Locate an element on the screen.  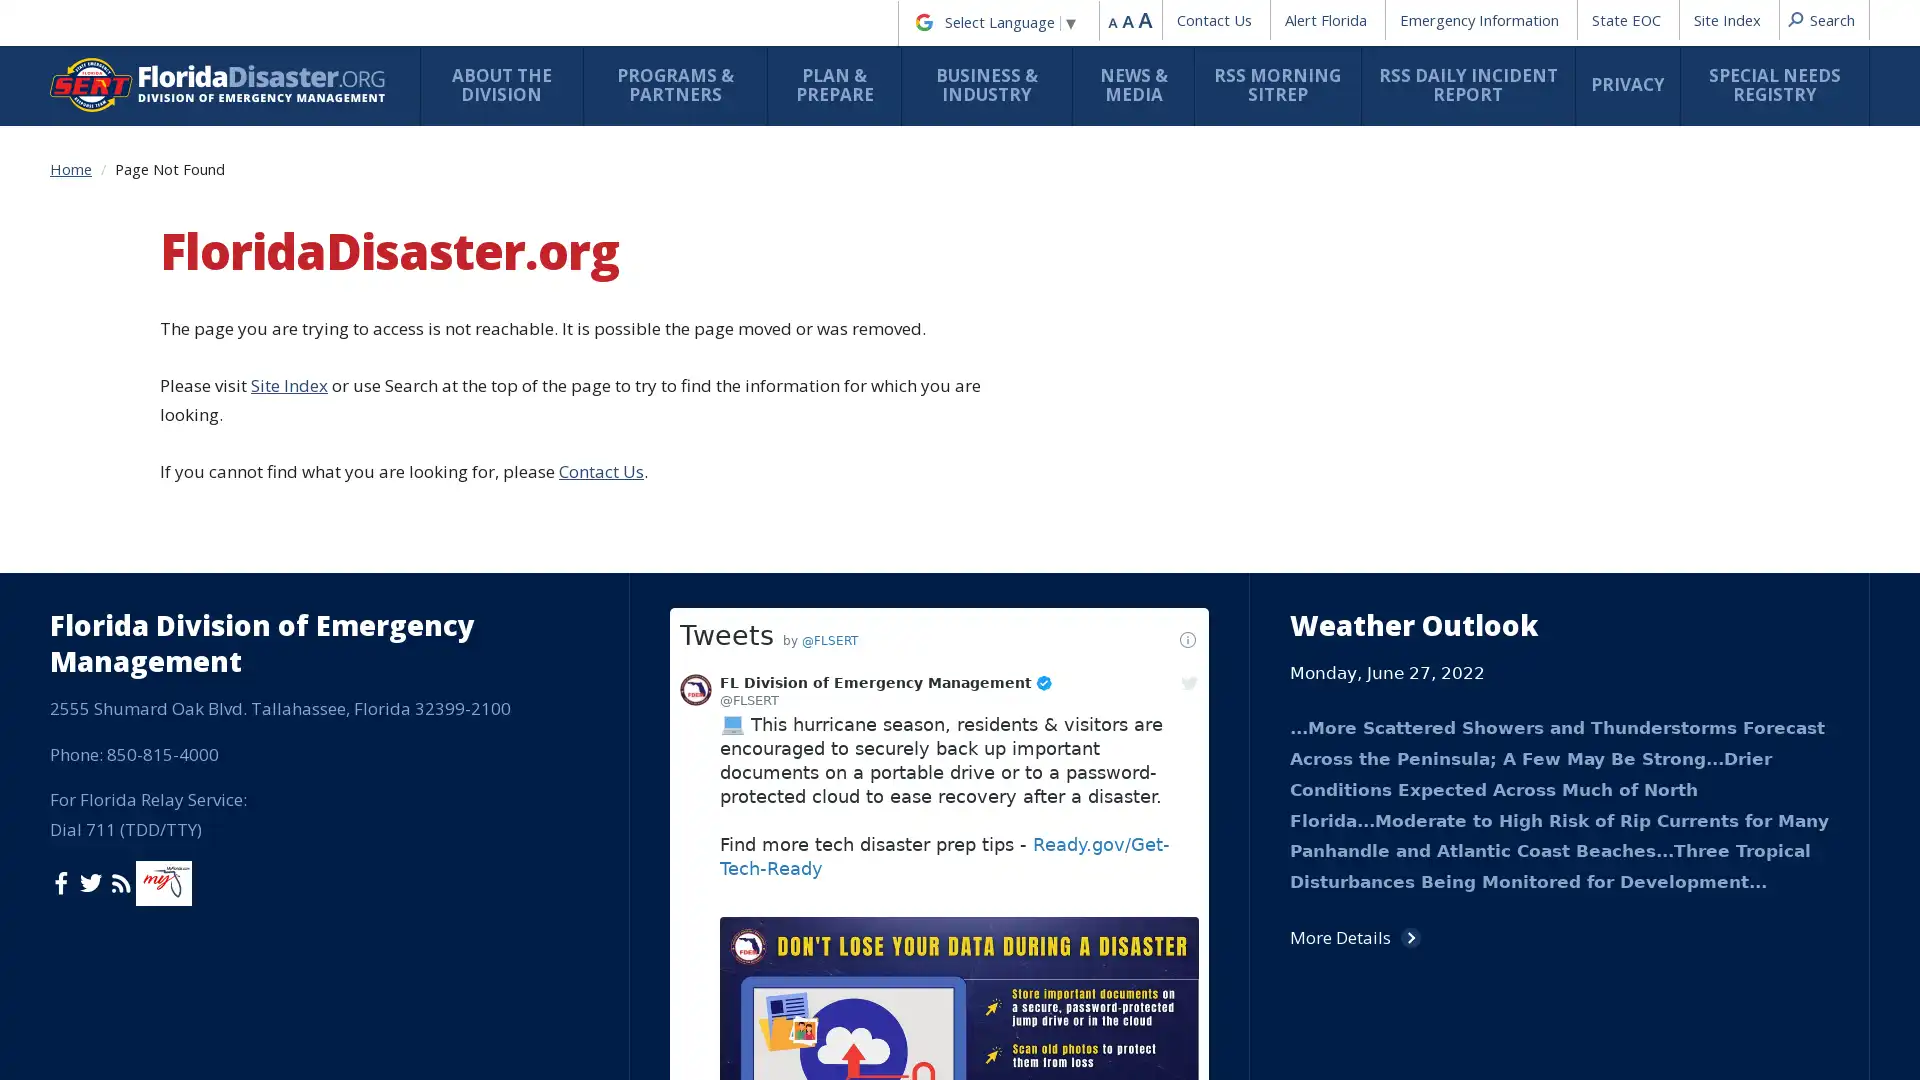
Toggle More is located at coordinates (600, 675).